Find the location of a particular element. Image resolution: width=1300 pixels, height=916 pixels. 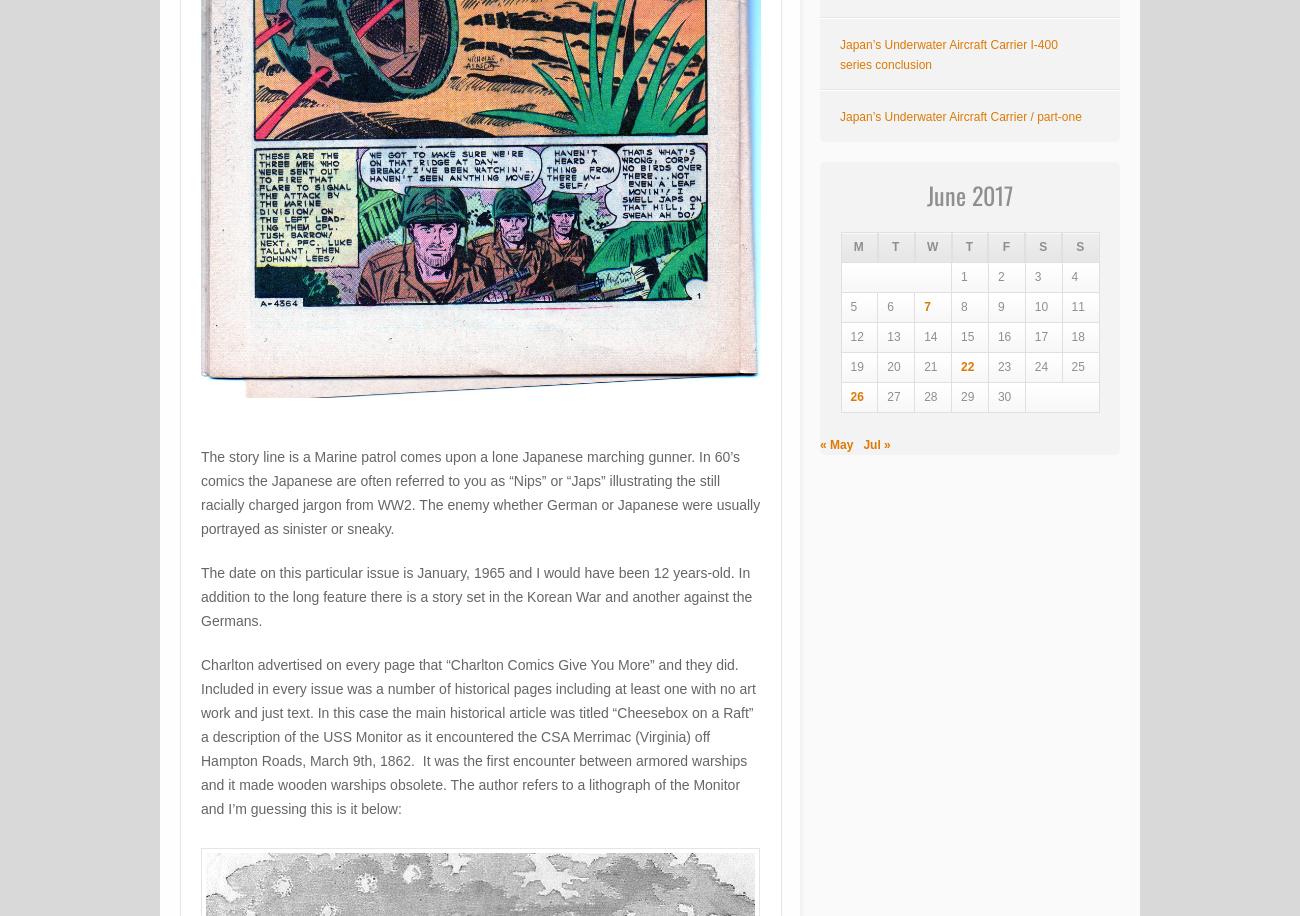

'3' is located at coordinates (1034, 276).